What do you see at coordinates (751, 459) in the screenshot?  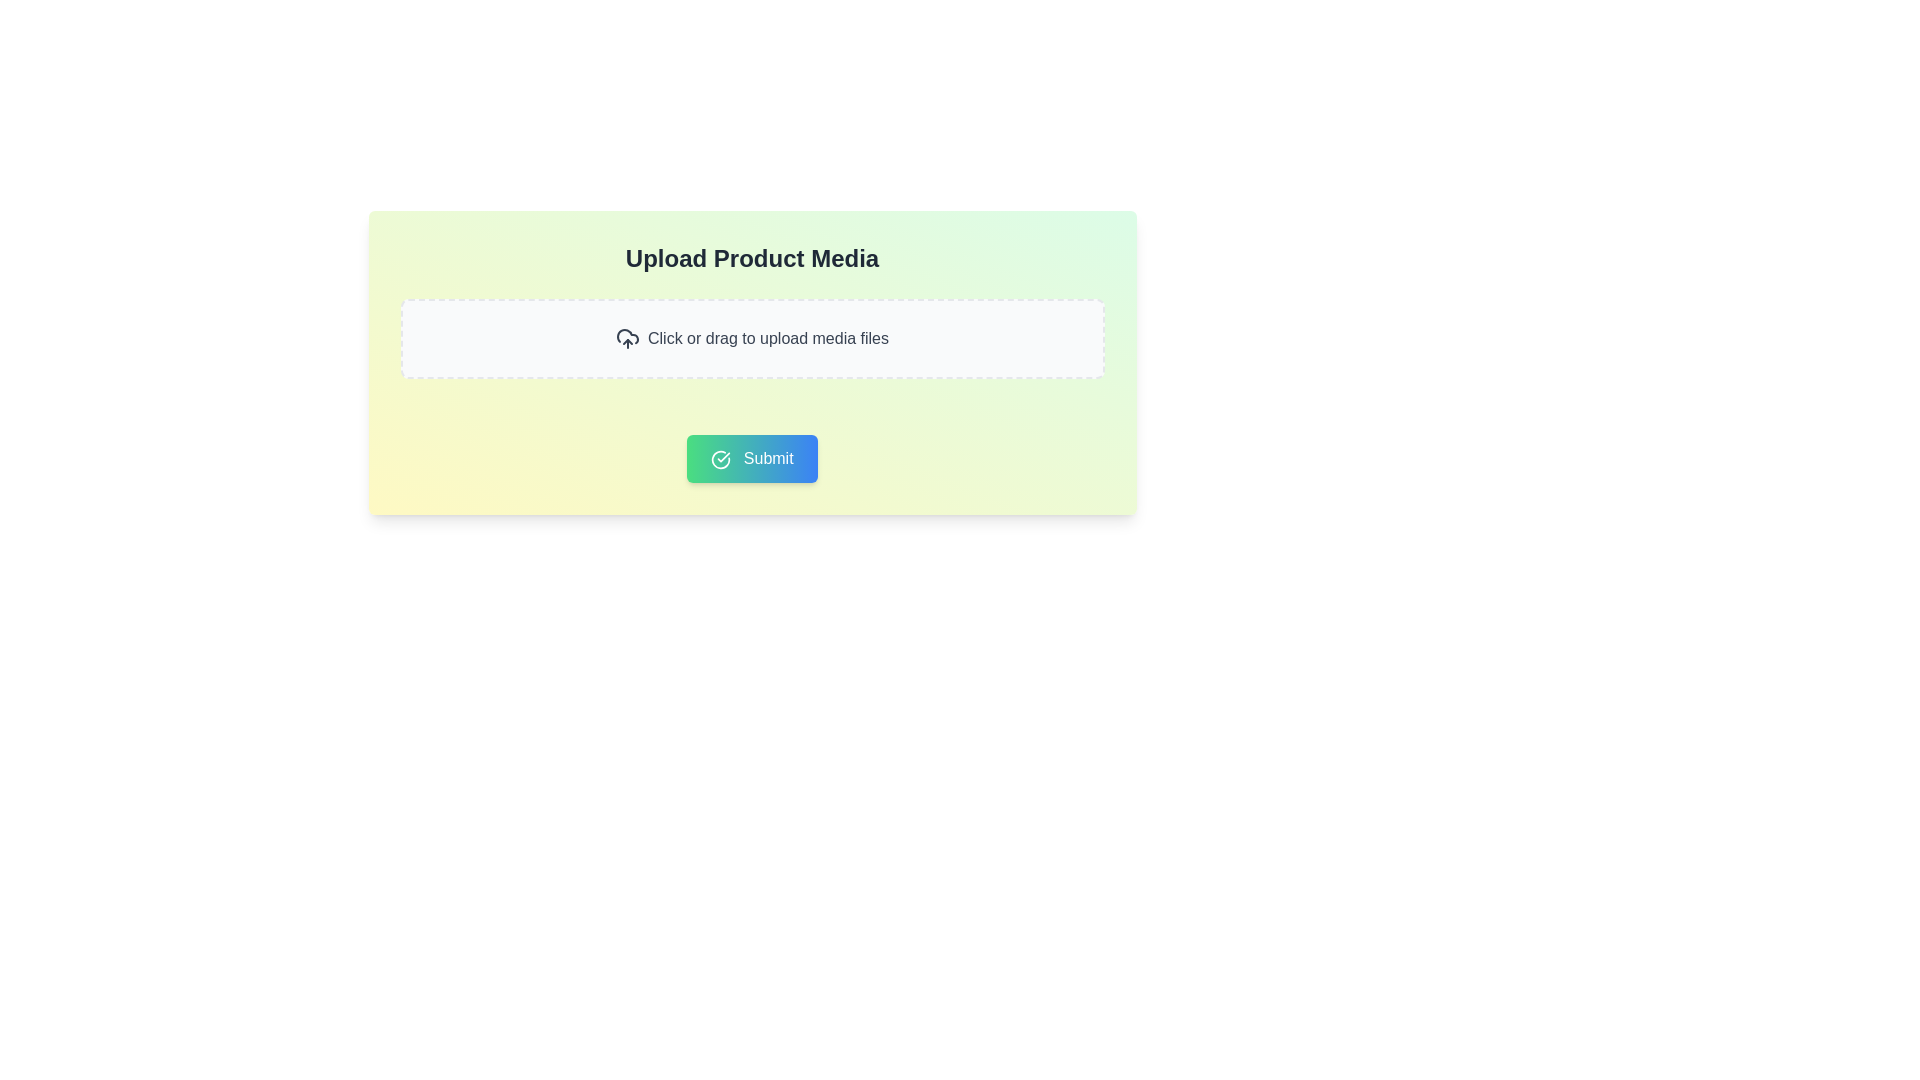 I see `the rectangular button labeled 'Submit' with a gradient background transitioning from green to blue, which contains a white checkmark icon and is centrally aligned beneath the 'Upload Product Media' text box` at bounding box center [751, 459].